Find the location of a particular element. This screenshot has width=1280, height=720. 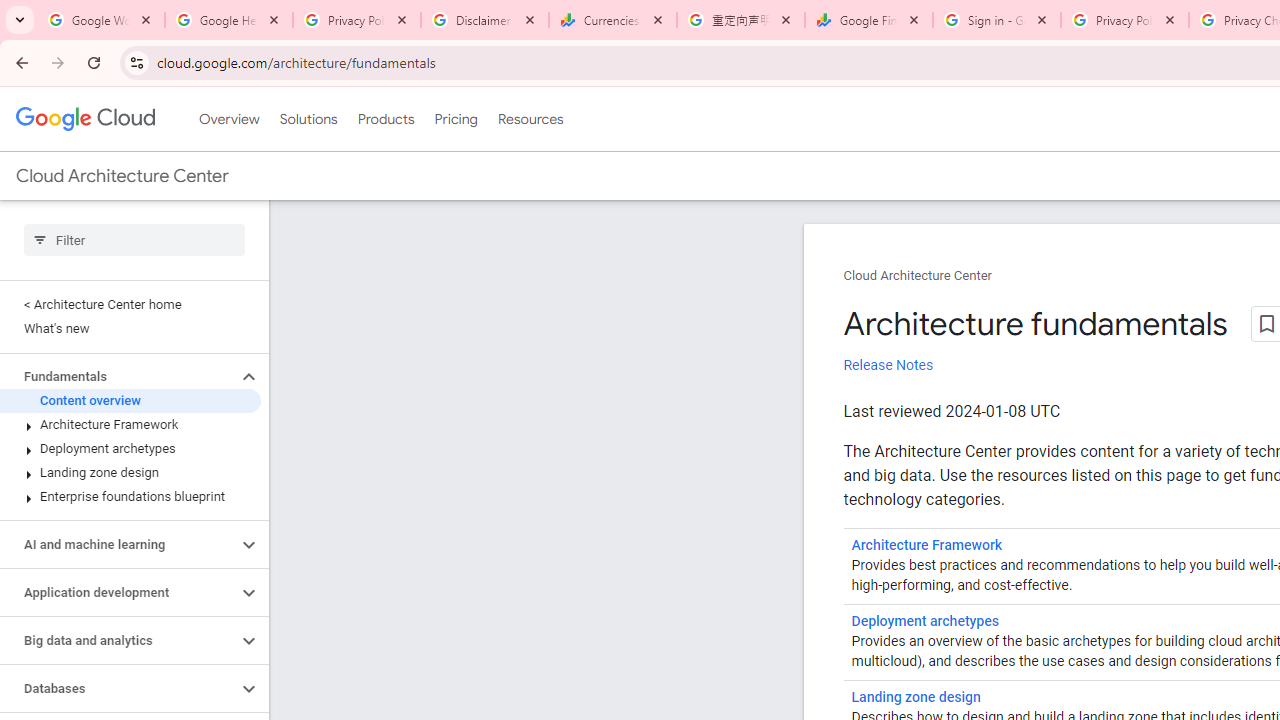

'Currencies - Google Finance' is located at coordinates (612, 20).